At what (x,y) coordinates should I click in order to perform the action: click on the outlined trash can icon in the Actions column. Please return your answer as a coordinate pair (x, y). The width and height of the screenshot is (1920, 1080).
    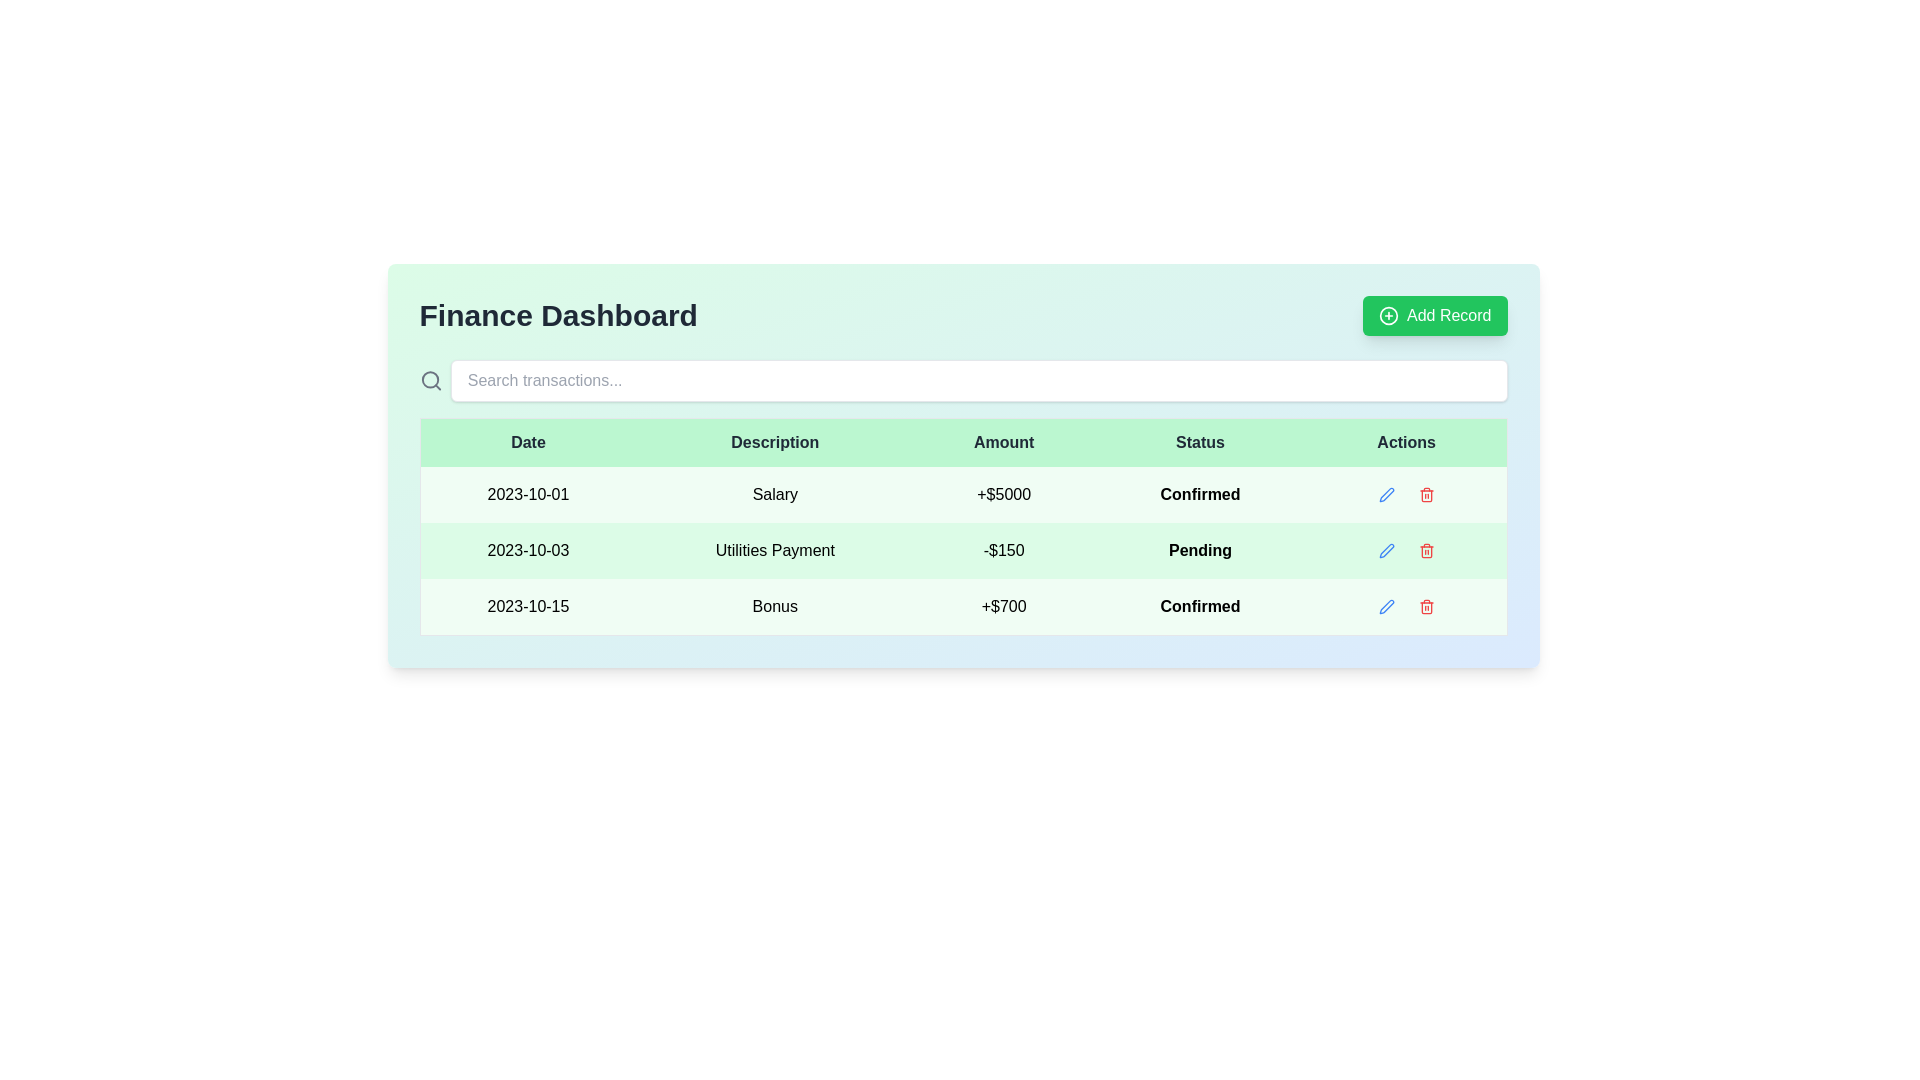
    Looking at the image, I should click on (1425, 494).